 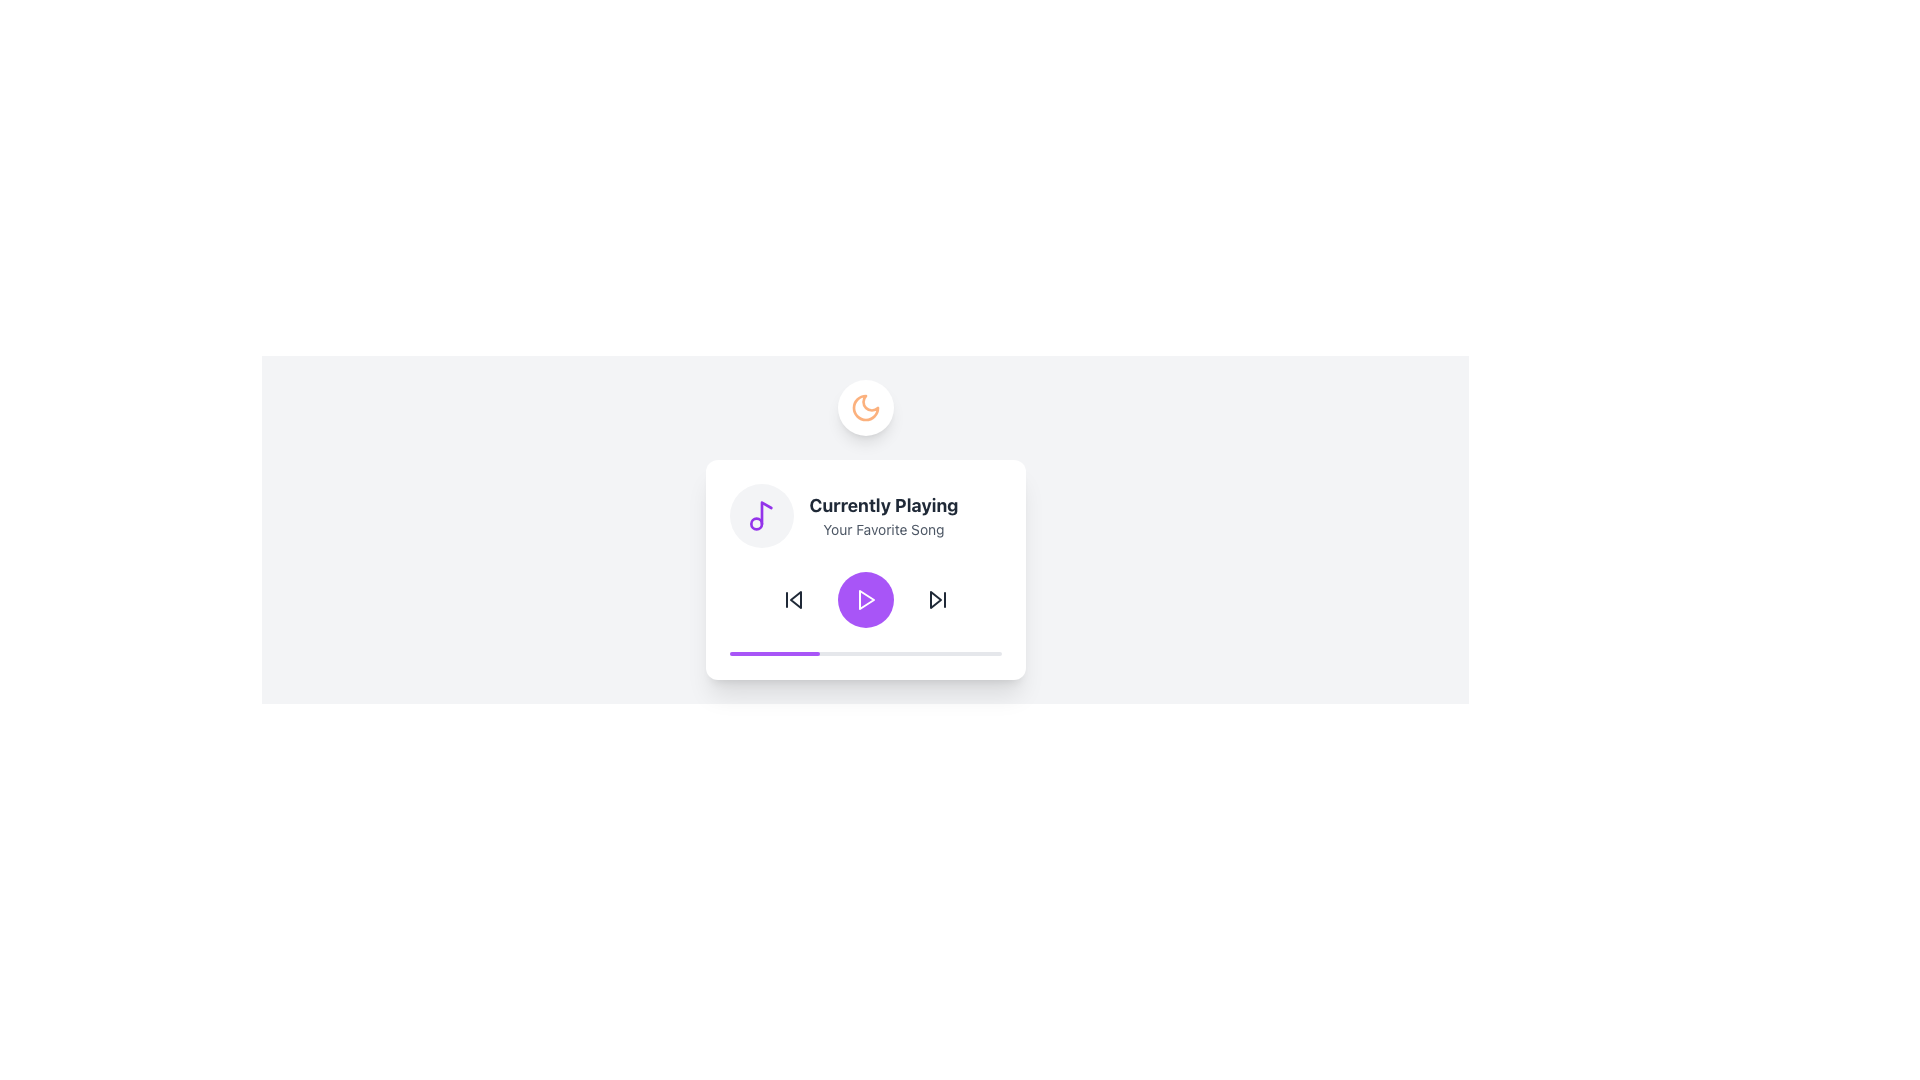 What do you see at coordinates (773, 654) in the screenshot?
I see `the filled portion of the progress bar segment` at bounding box center [773, 654].